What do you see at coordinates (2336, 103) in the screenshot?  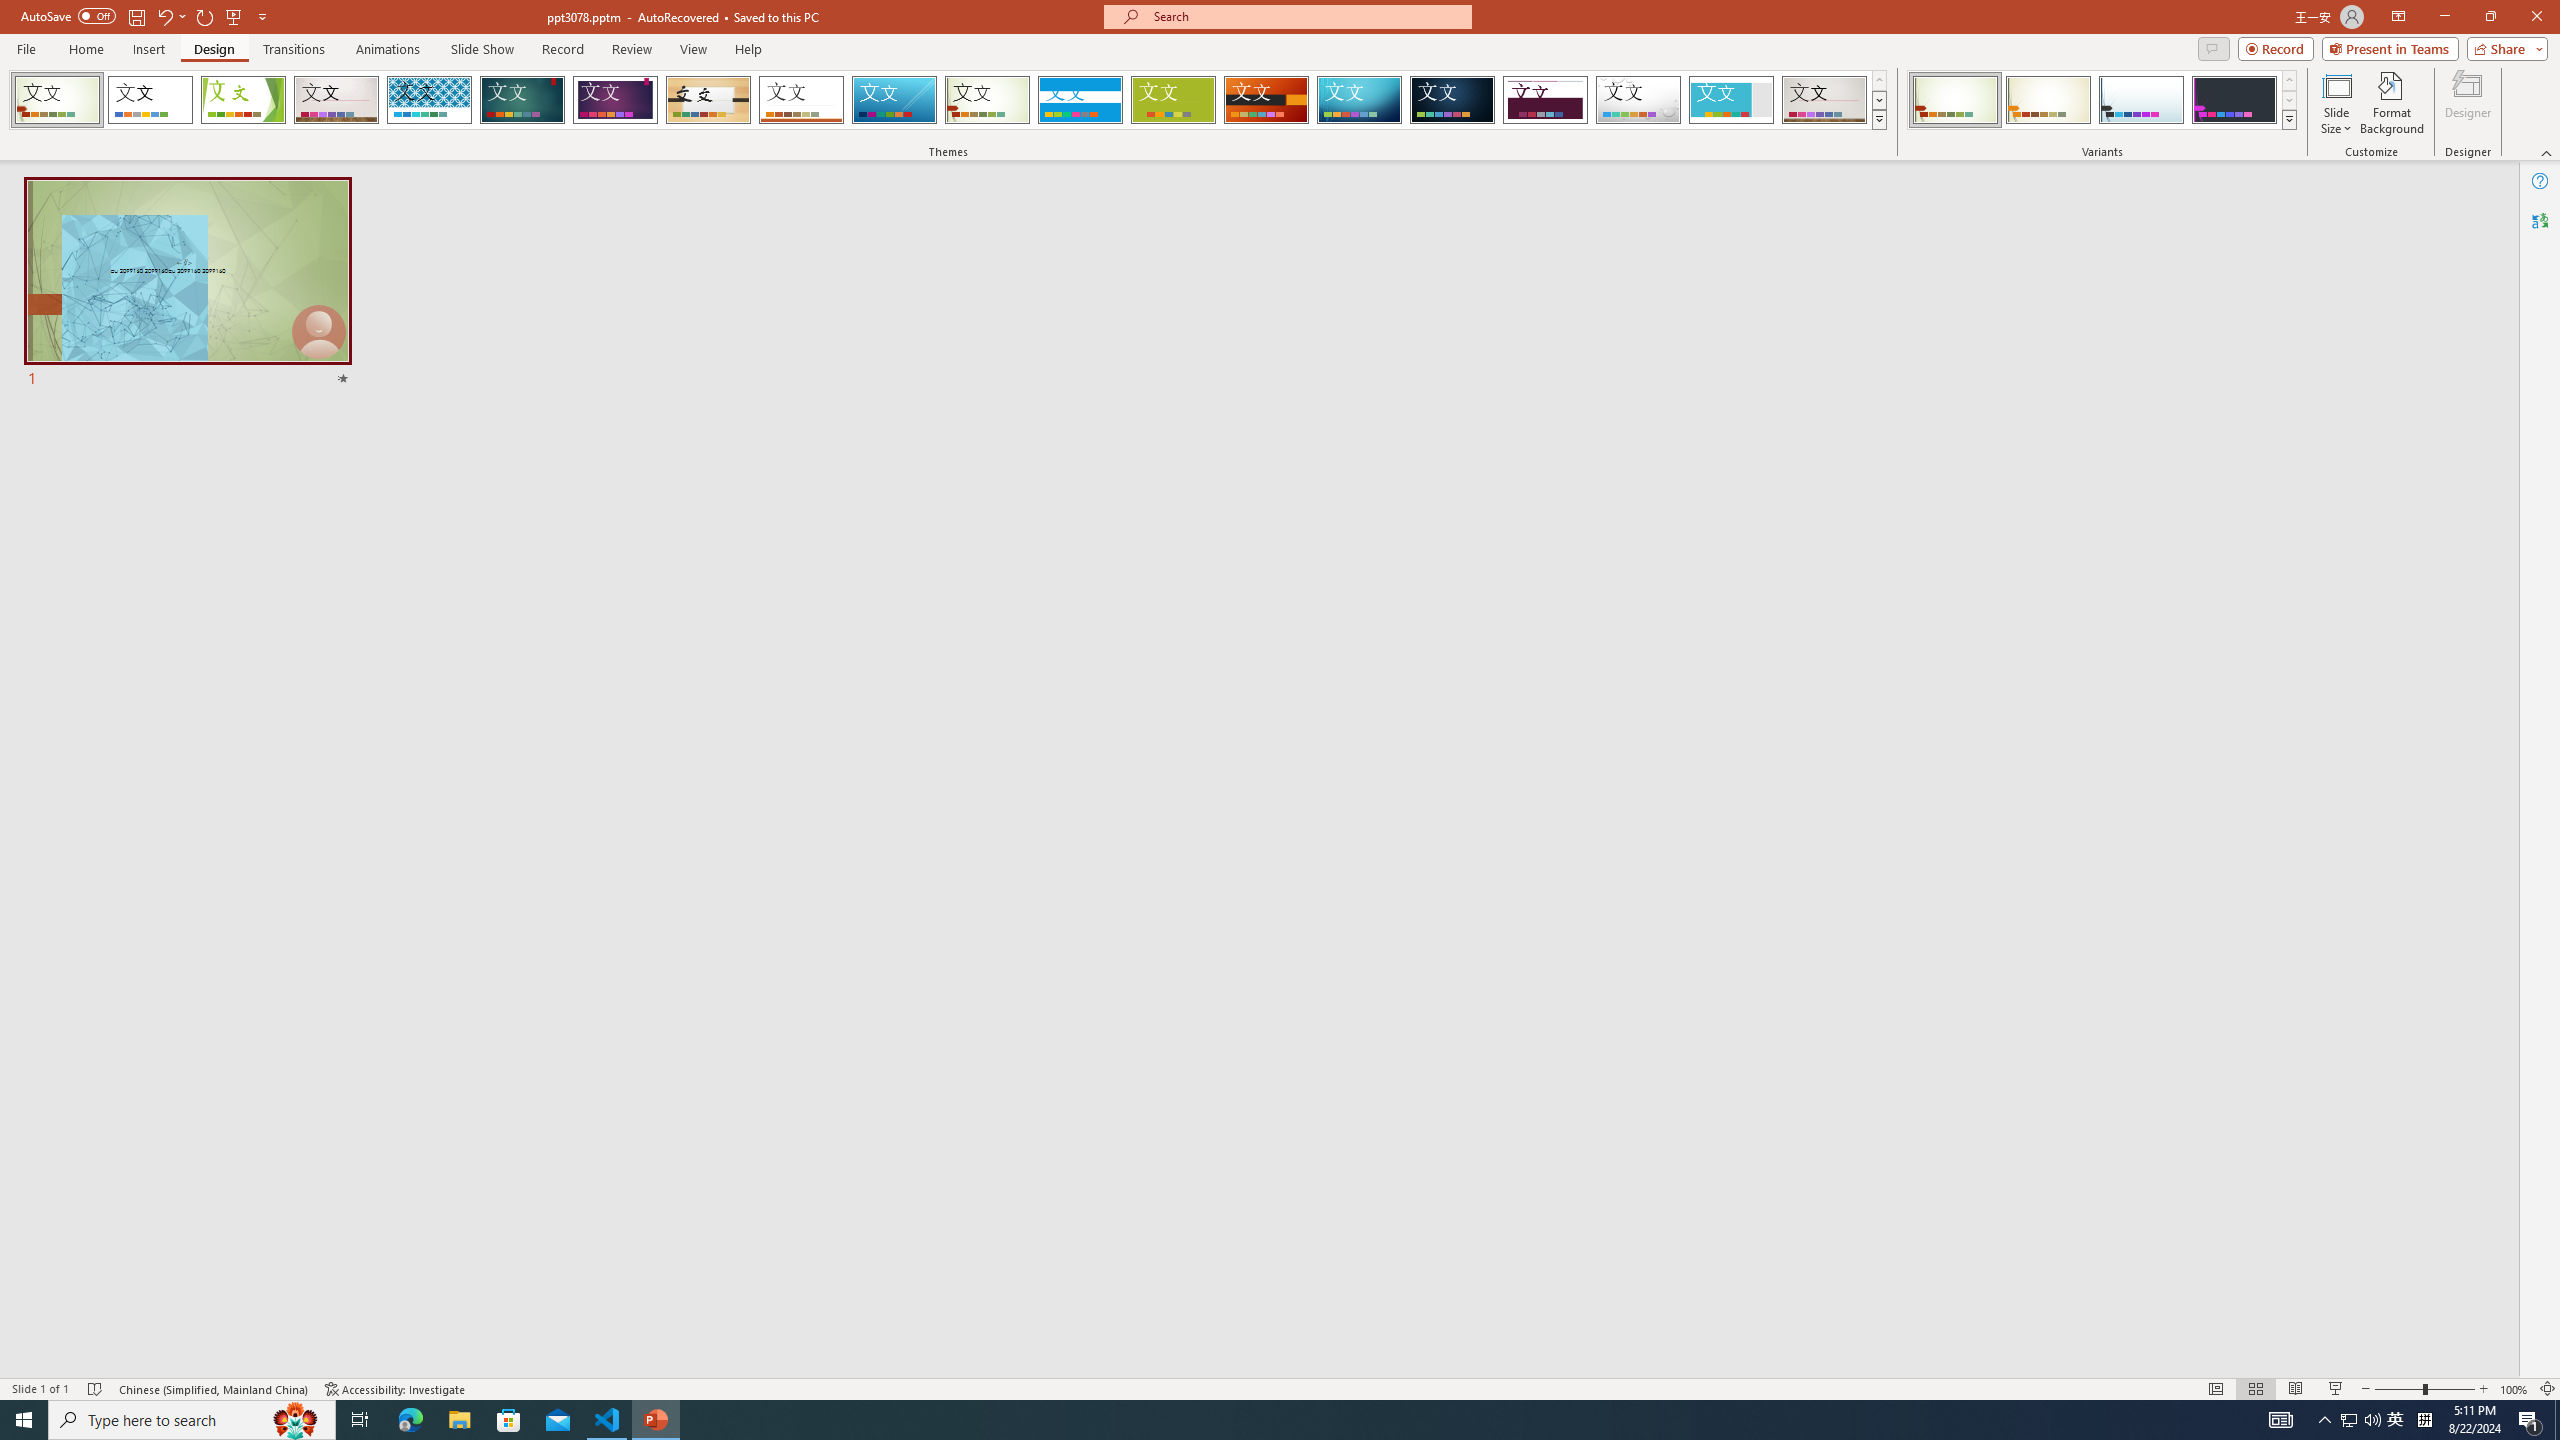 I see `'Slide Size'` at bounding box center [2336, 103].